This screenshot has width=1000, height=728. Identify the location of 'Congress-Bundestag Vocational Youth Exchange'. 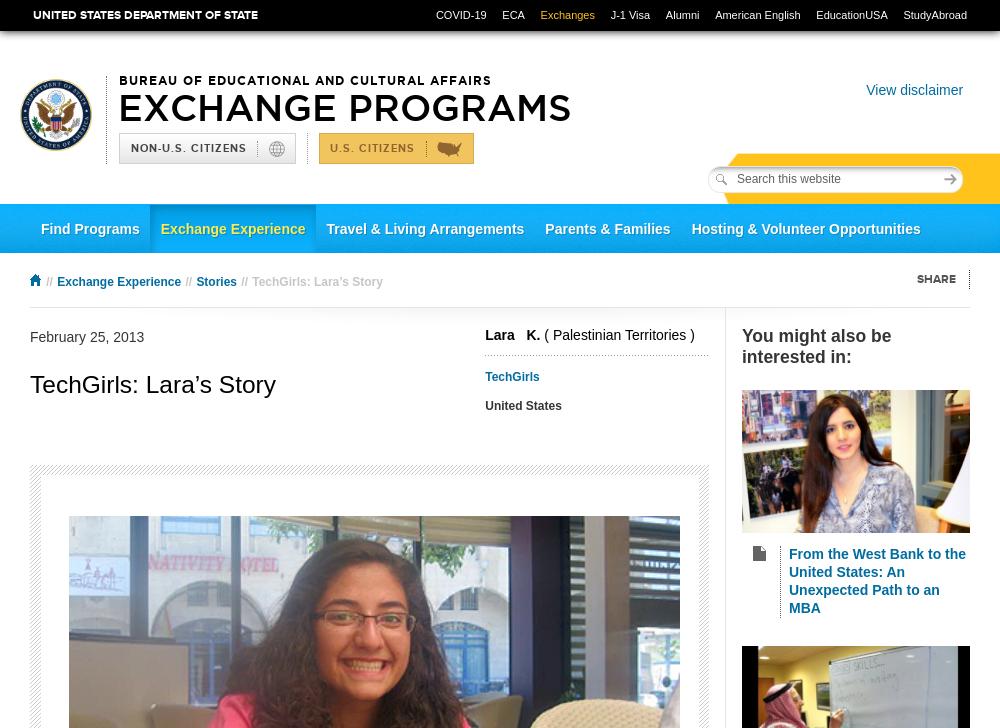
(40, 275).